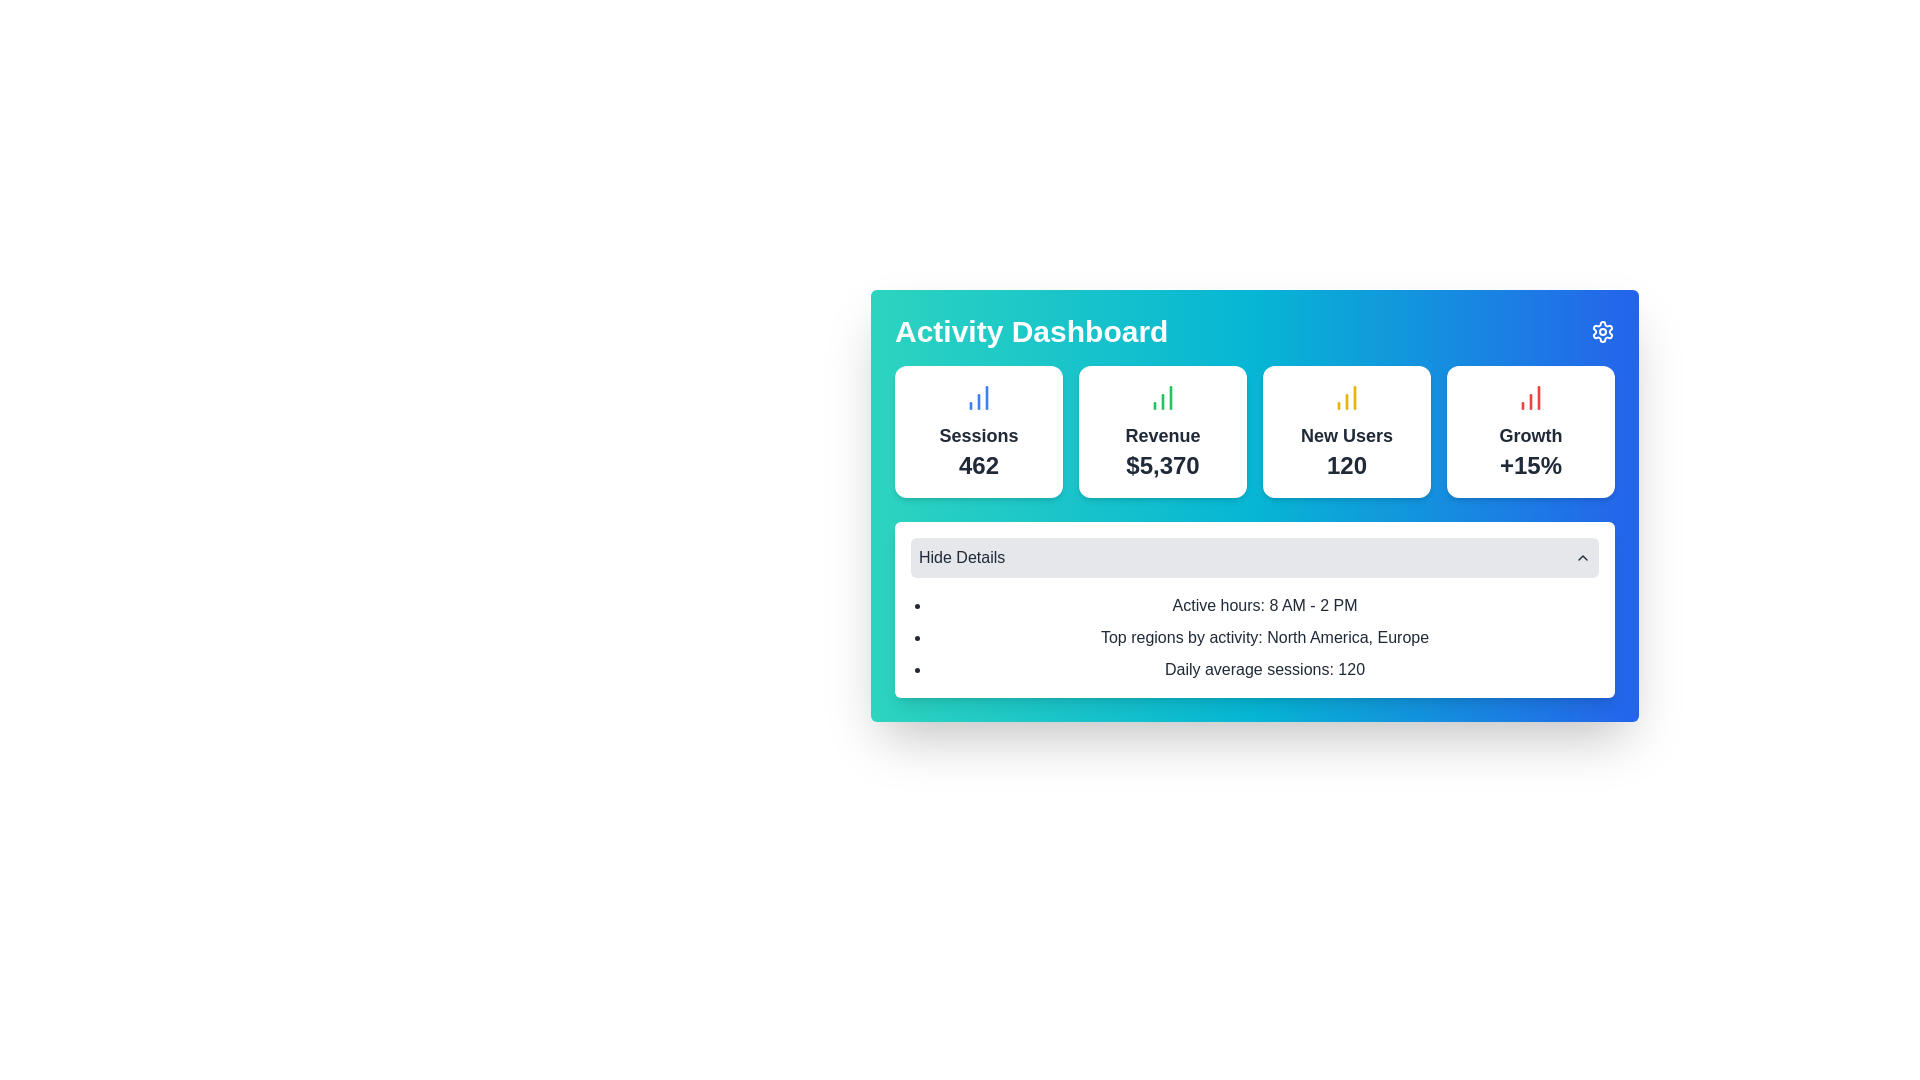  Describe the element at coordinates (1253, 637) in the screenshot. I see `the text block with bullet points located in the bottom section of the 'Hide Details' card, which displays detailed summary information about activity metrics` at that location.